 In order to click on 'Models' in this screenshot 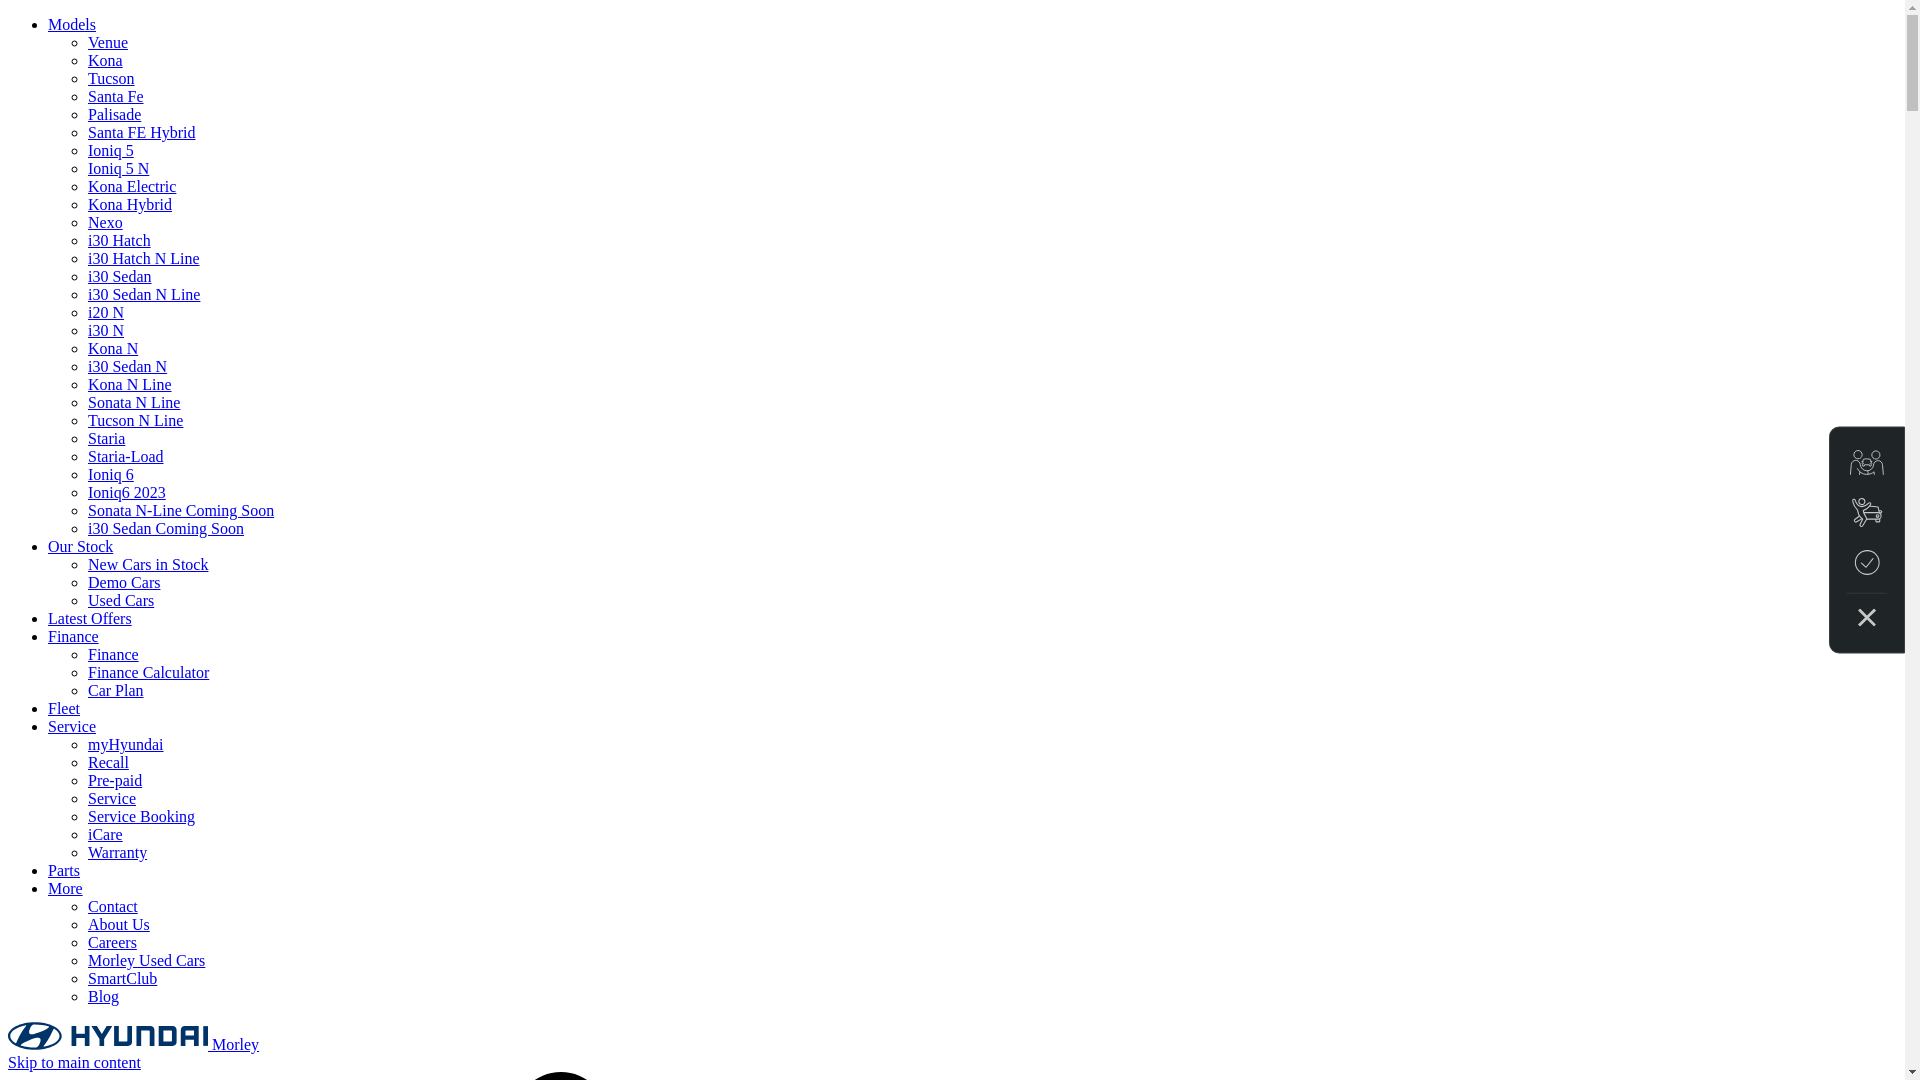, I will do `click(72, 24)`.